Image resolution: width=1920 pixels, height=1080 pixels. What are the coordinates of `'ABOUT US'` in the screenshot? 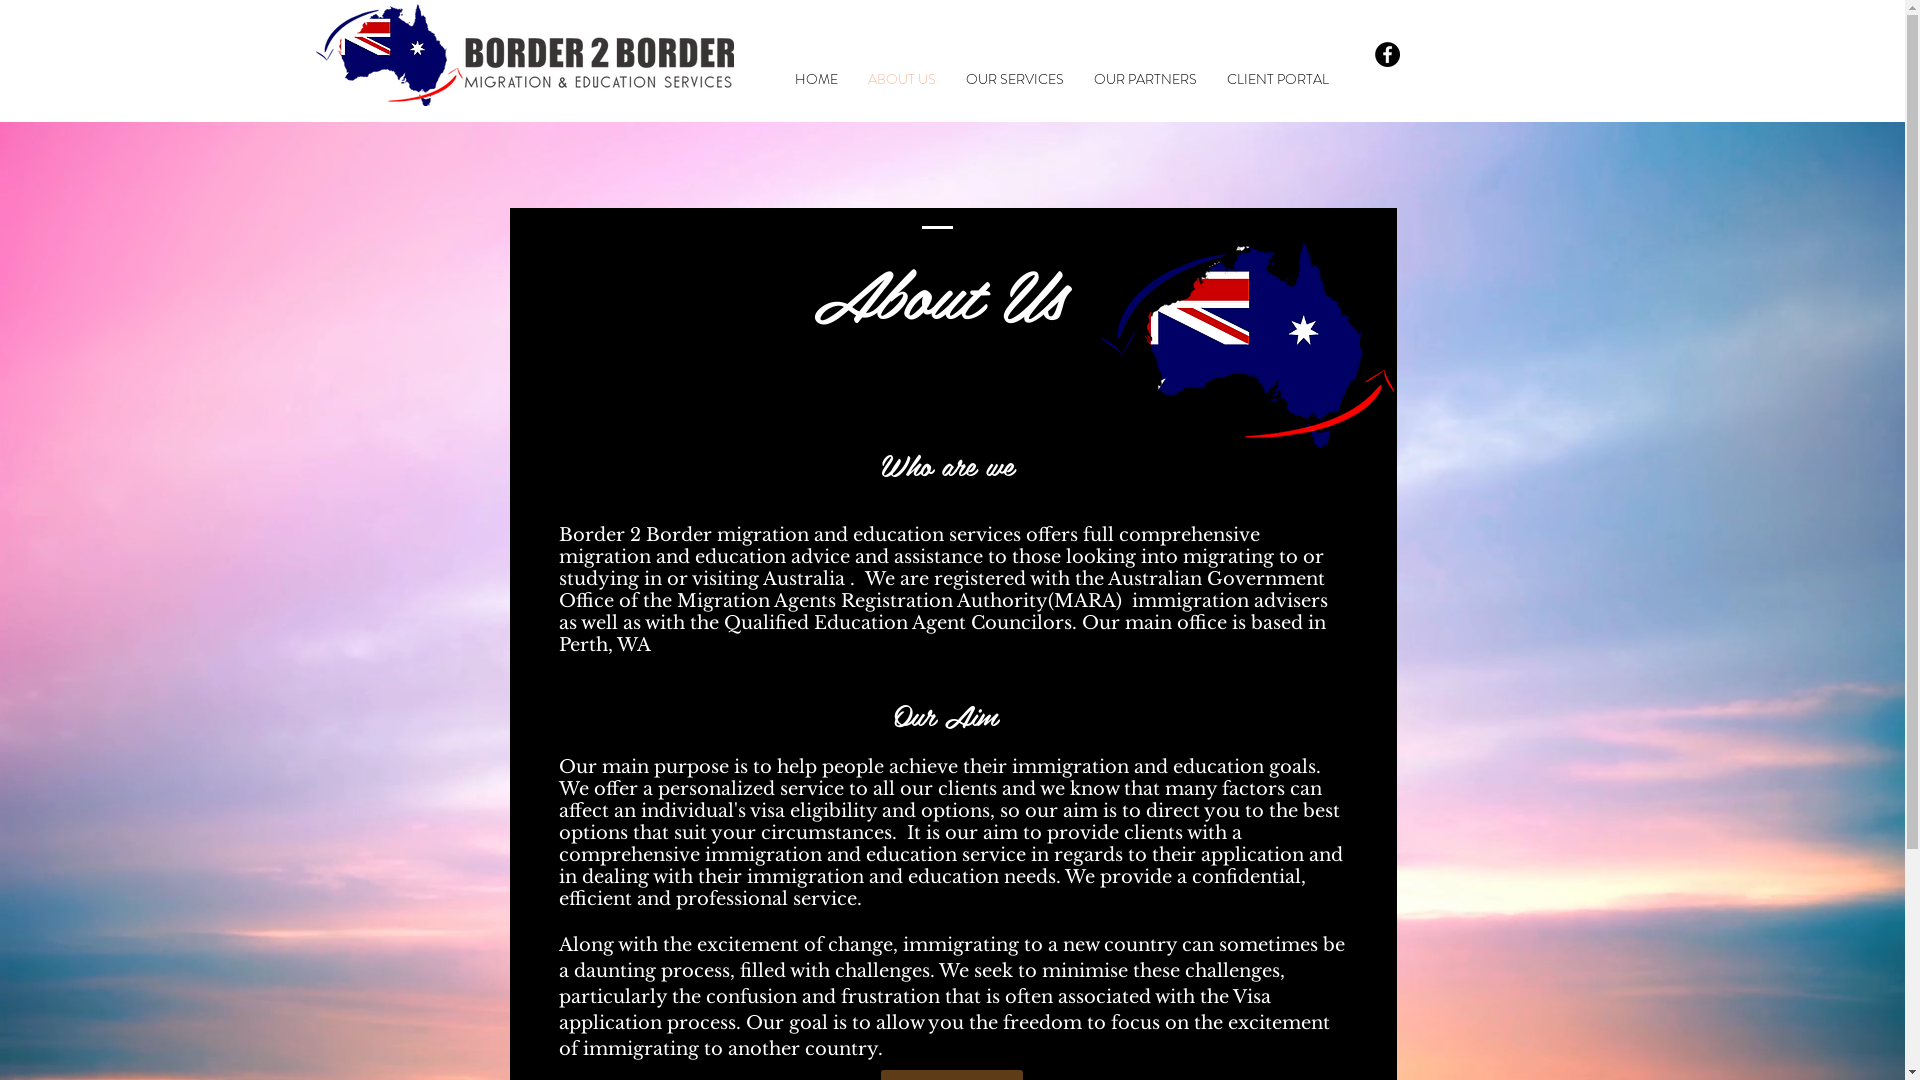 It's located at (900, 78).